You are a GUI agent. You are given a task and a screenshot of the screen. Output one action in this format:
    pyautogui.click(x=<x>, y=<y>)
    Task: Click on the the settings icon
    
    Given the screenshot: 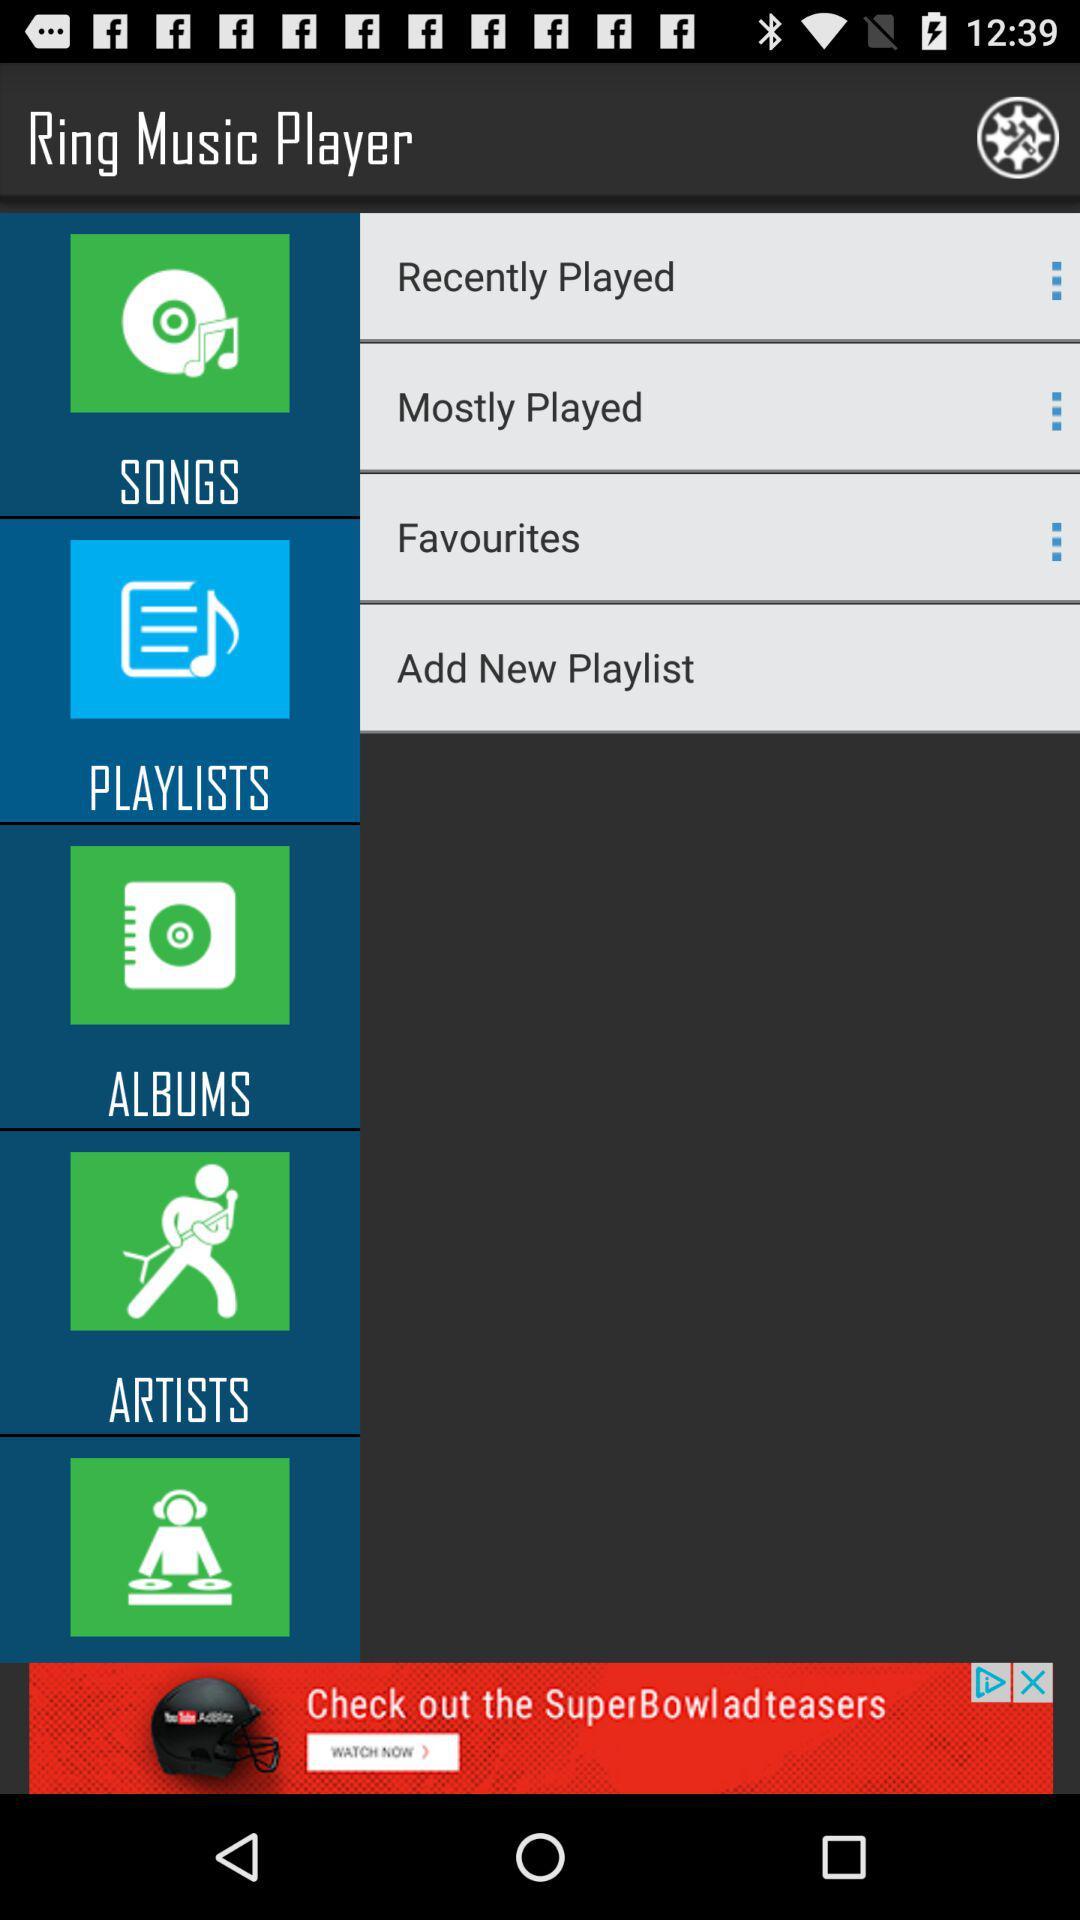 What is the action you would take?
    pyautogui.click(x=1018, y=146)
    